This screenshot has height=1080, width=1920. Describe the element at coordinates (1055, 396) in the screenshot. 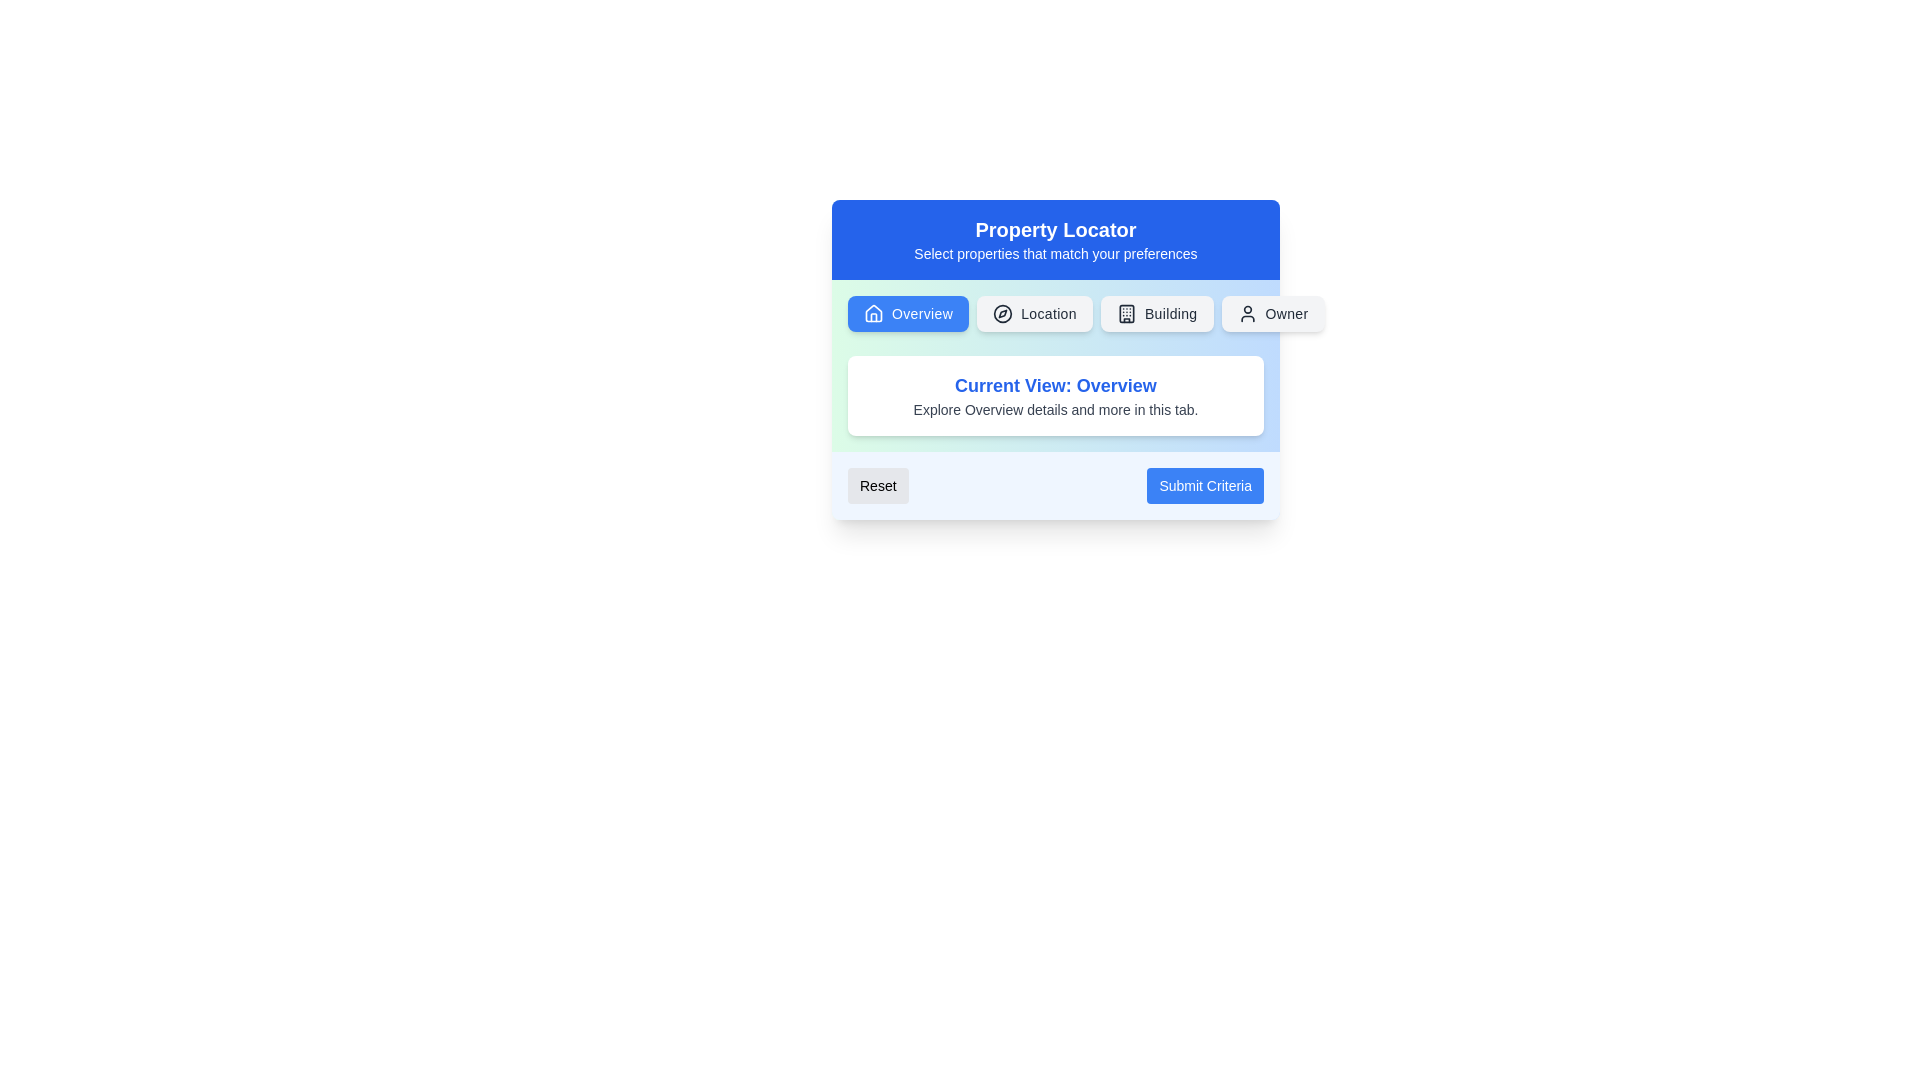

I see `information displayed on the Informational Card with the bold blue text 'Current View: Overview' and the smaller gray text 'Explore Overview details and more in this tab.'` at that location.